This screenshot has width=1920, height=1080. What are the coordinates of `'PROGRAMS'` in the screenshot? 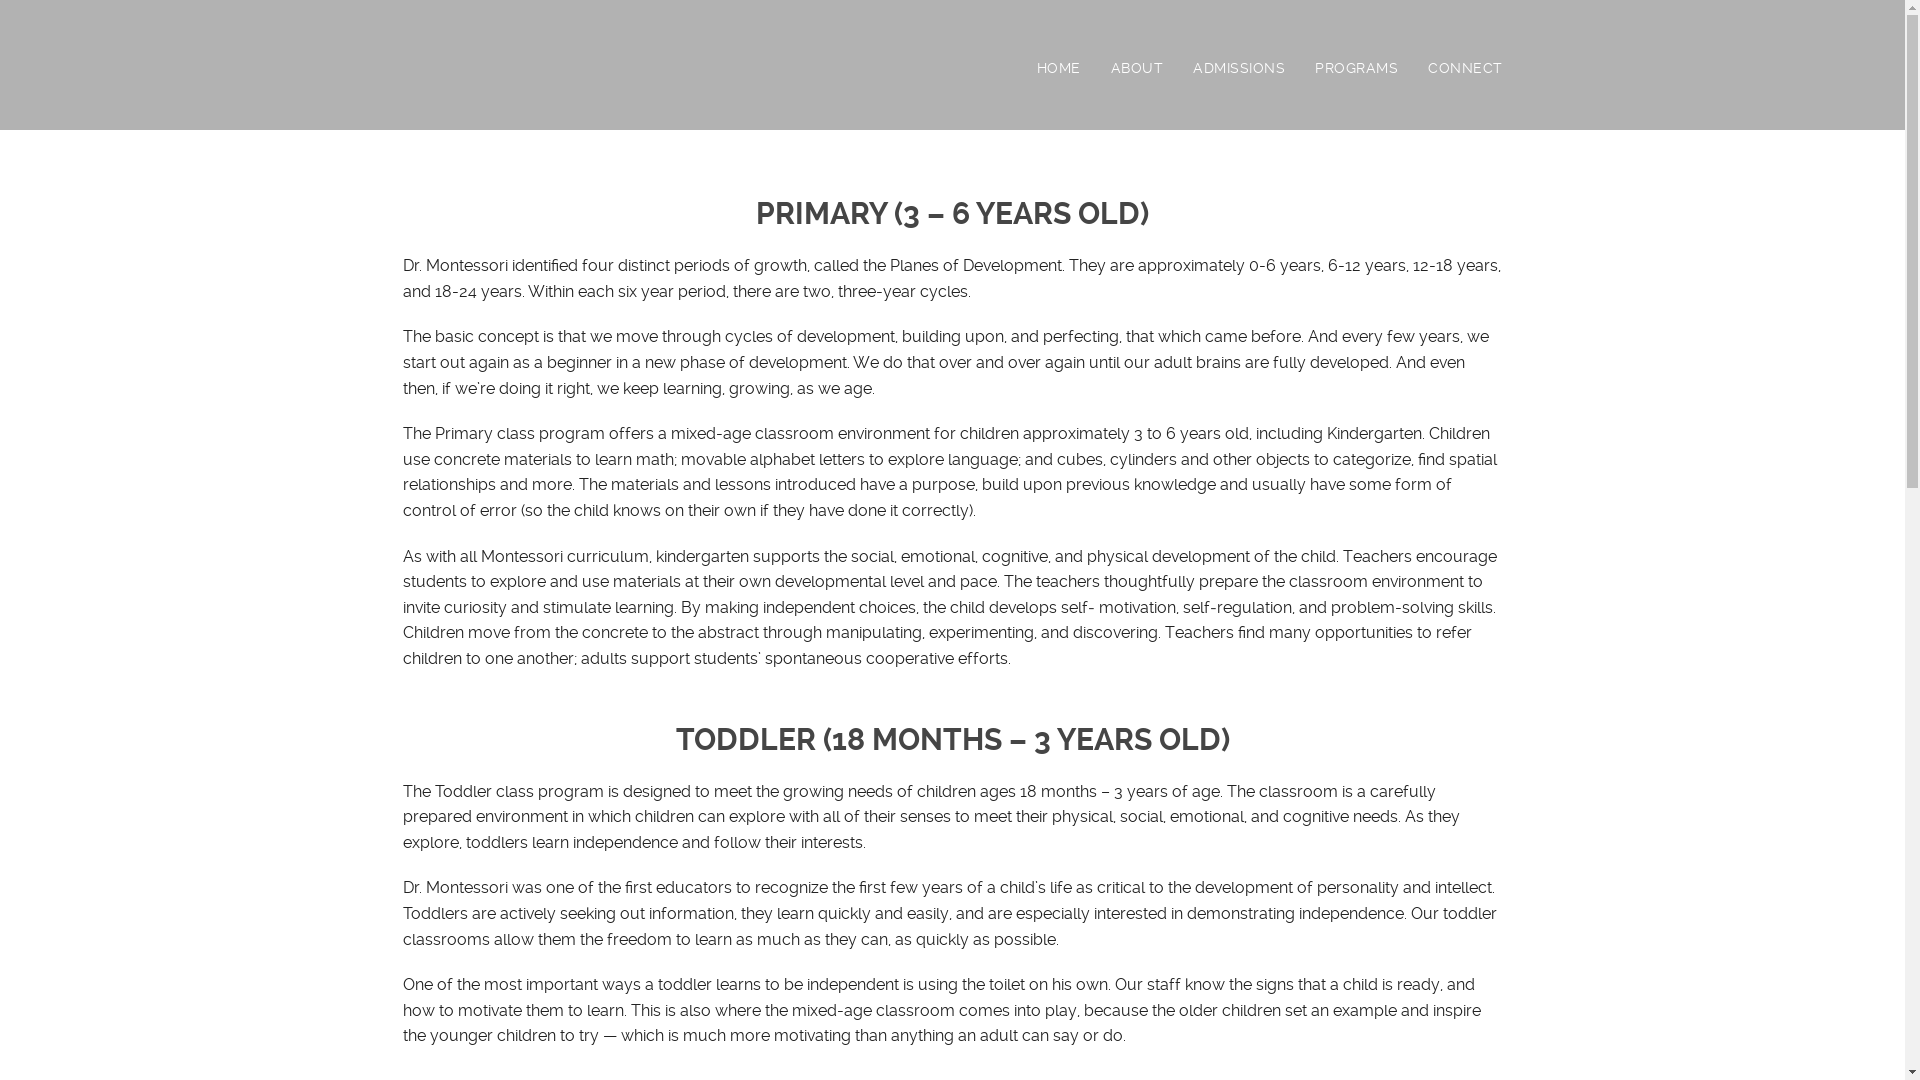 It's located at (1315, 67).